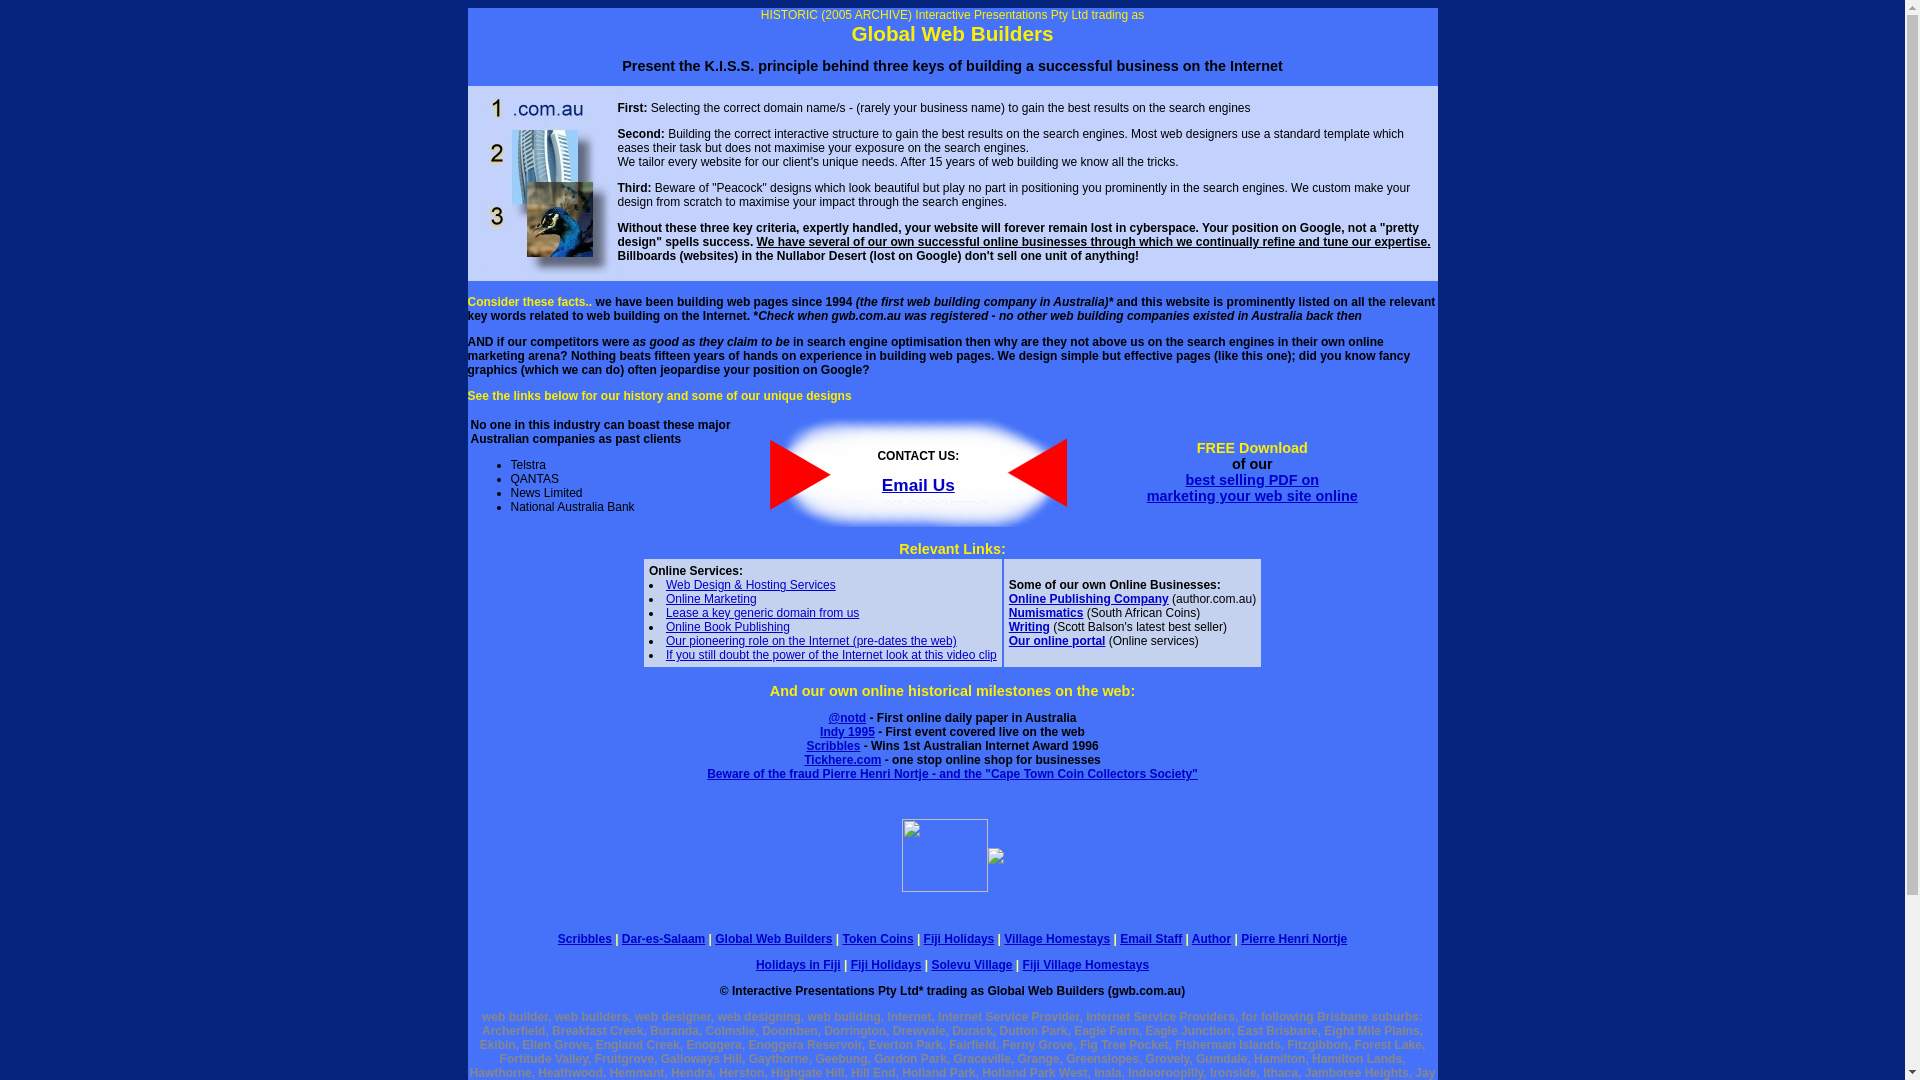 This screenshot has height=1080, width=1920. What do you see at coordinates (797, 963) in the screenshot?
I see `'Holidays in Fiji'` at bounding box center [797, 963].